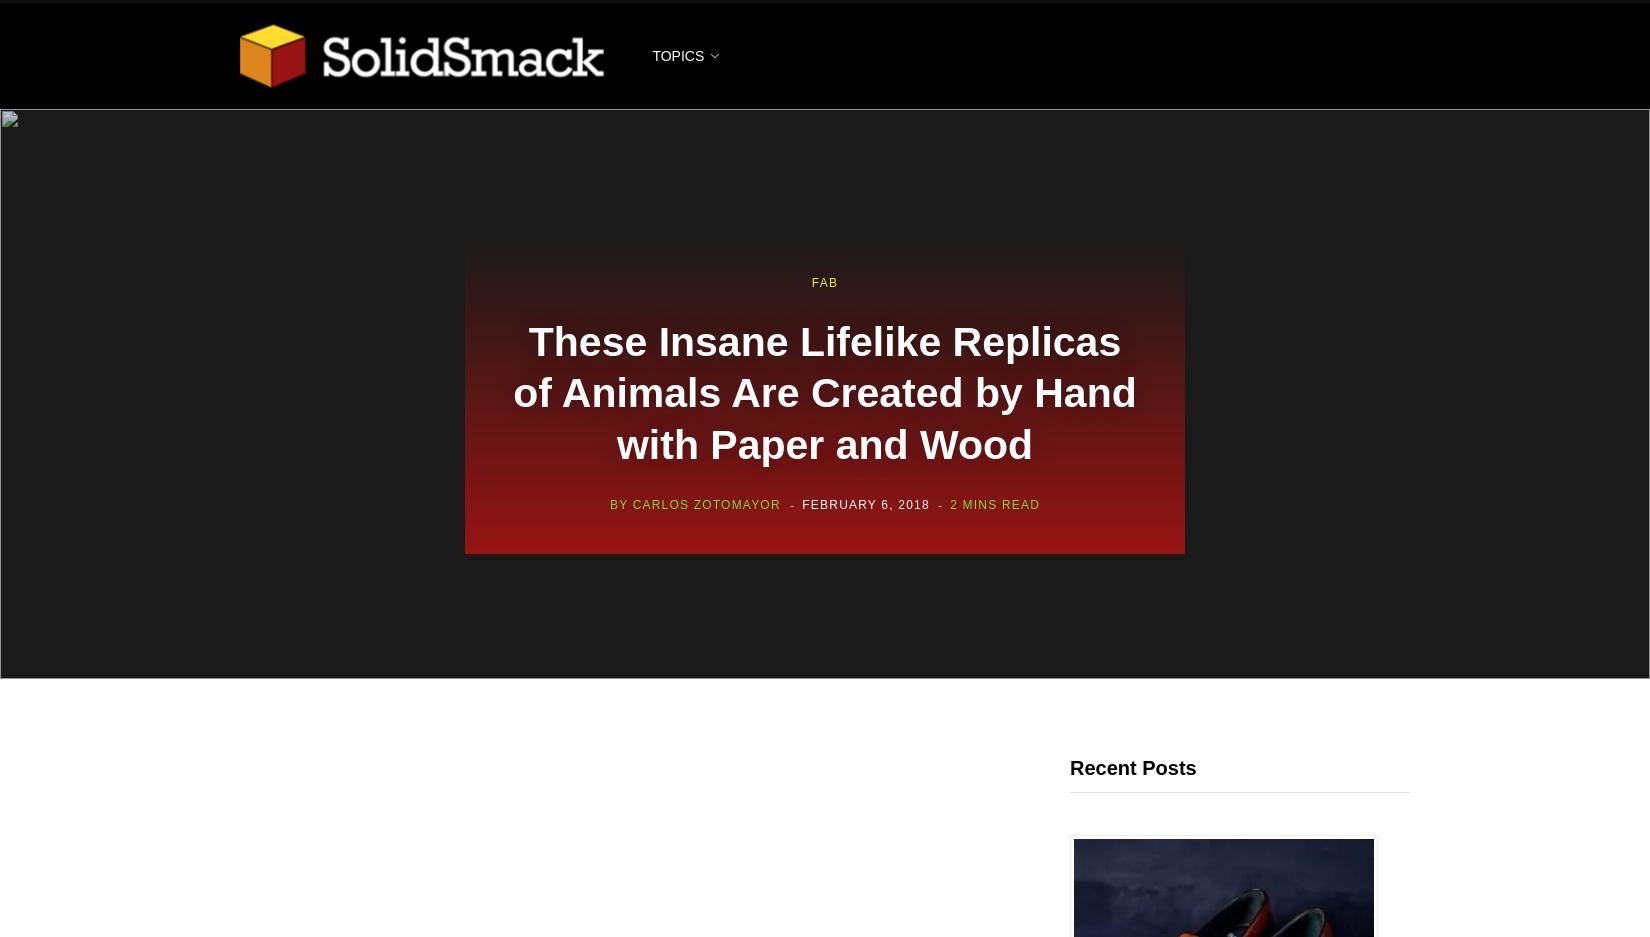  Describe the element at coordinates (715, 540) in the screenshot. I see `'PROJECTS'` at that location.